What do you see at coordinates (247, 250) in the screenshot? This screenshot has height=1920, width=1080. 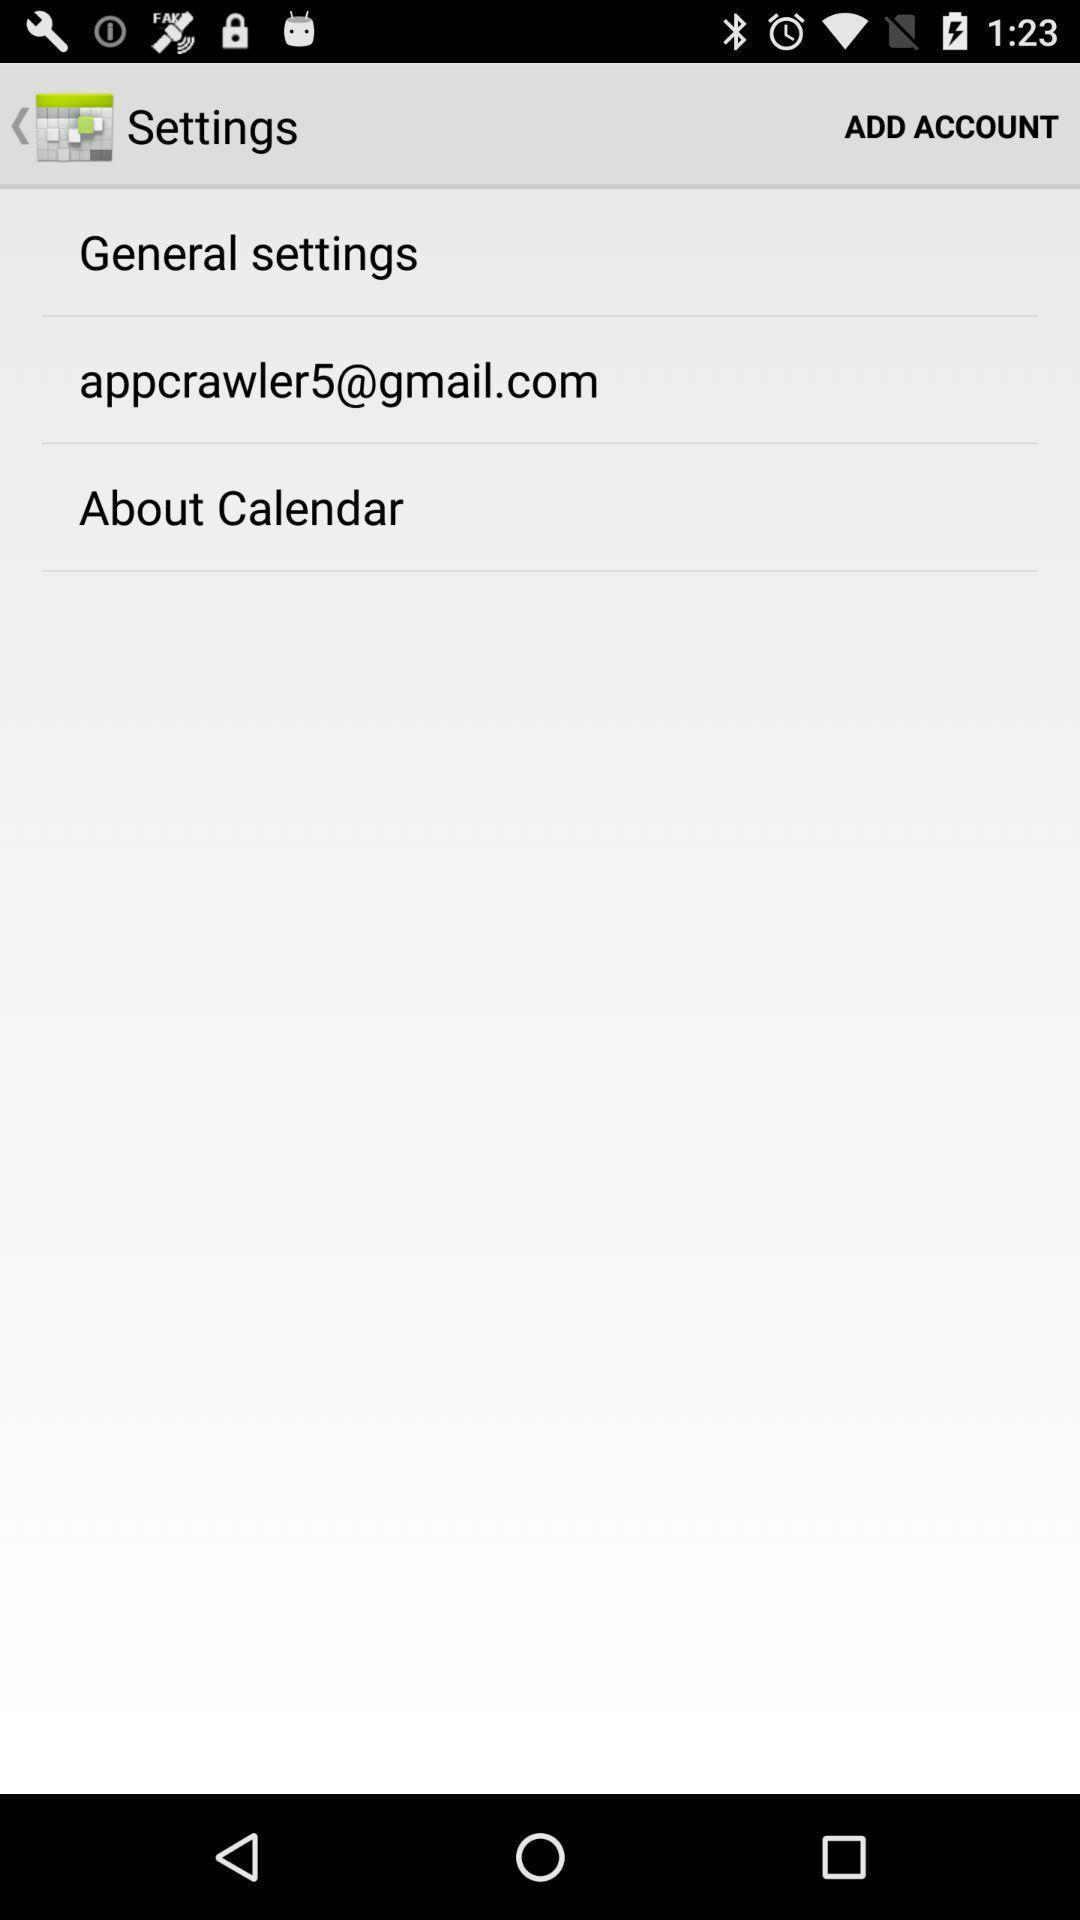 I see `the general settings app` at bounding box center [247, 250].